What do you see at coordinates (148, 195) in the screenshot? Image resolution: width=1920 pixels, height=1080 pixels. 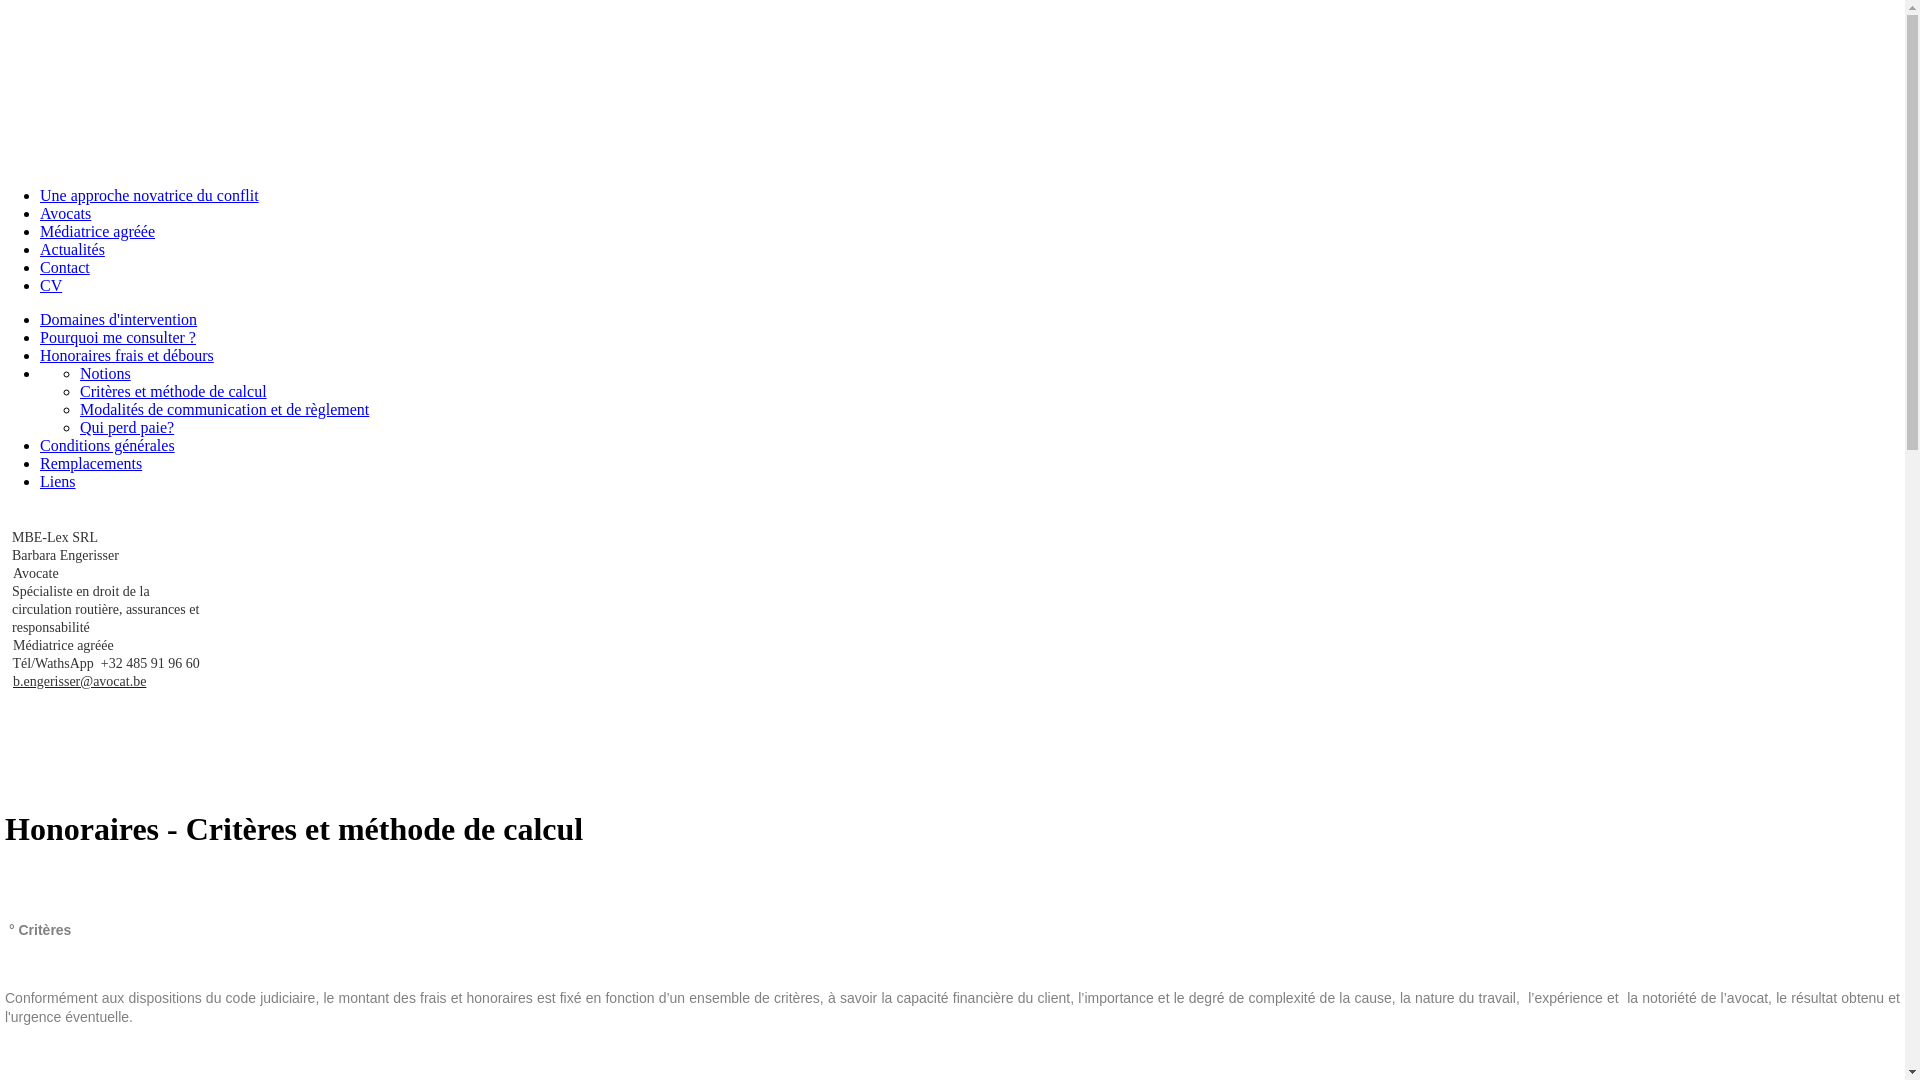 I see `'Une approche novatrice du conflit'` at bounding box center [148, 195].